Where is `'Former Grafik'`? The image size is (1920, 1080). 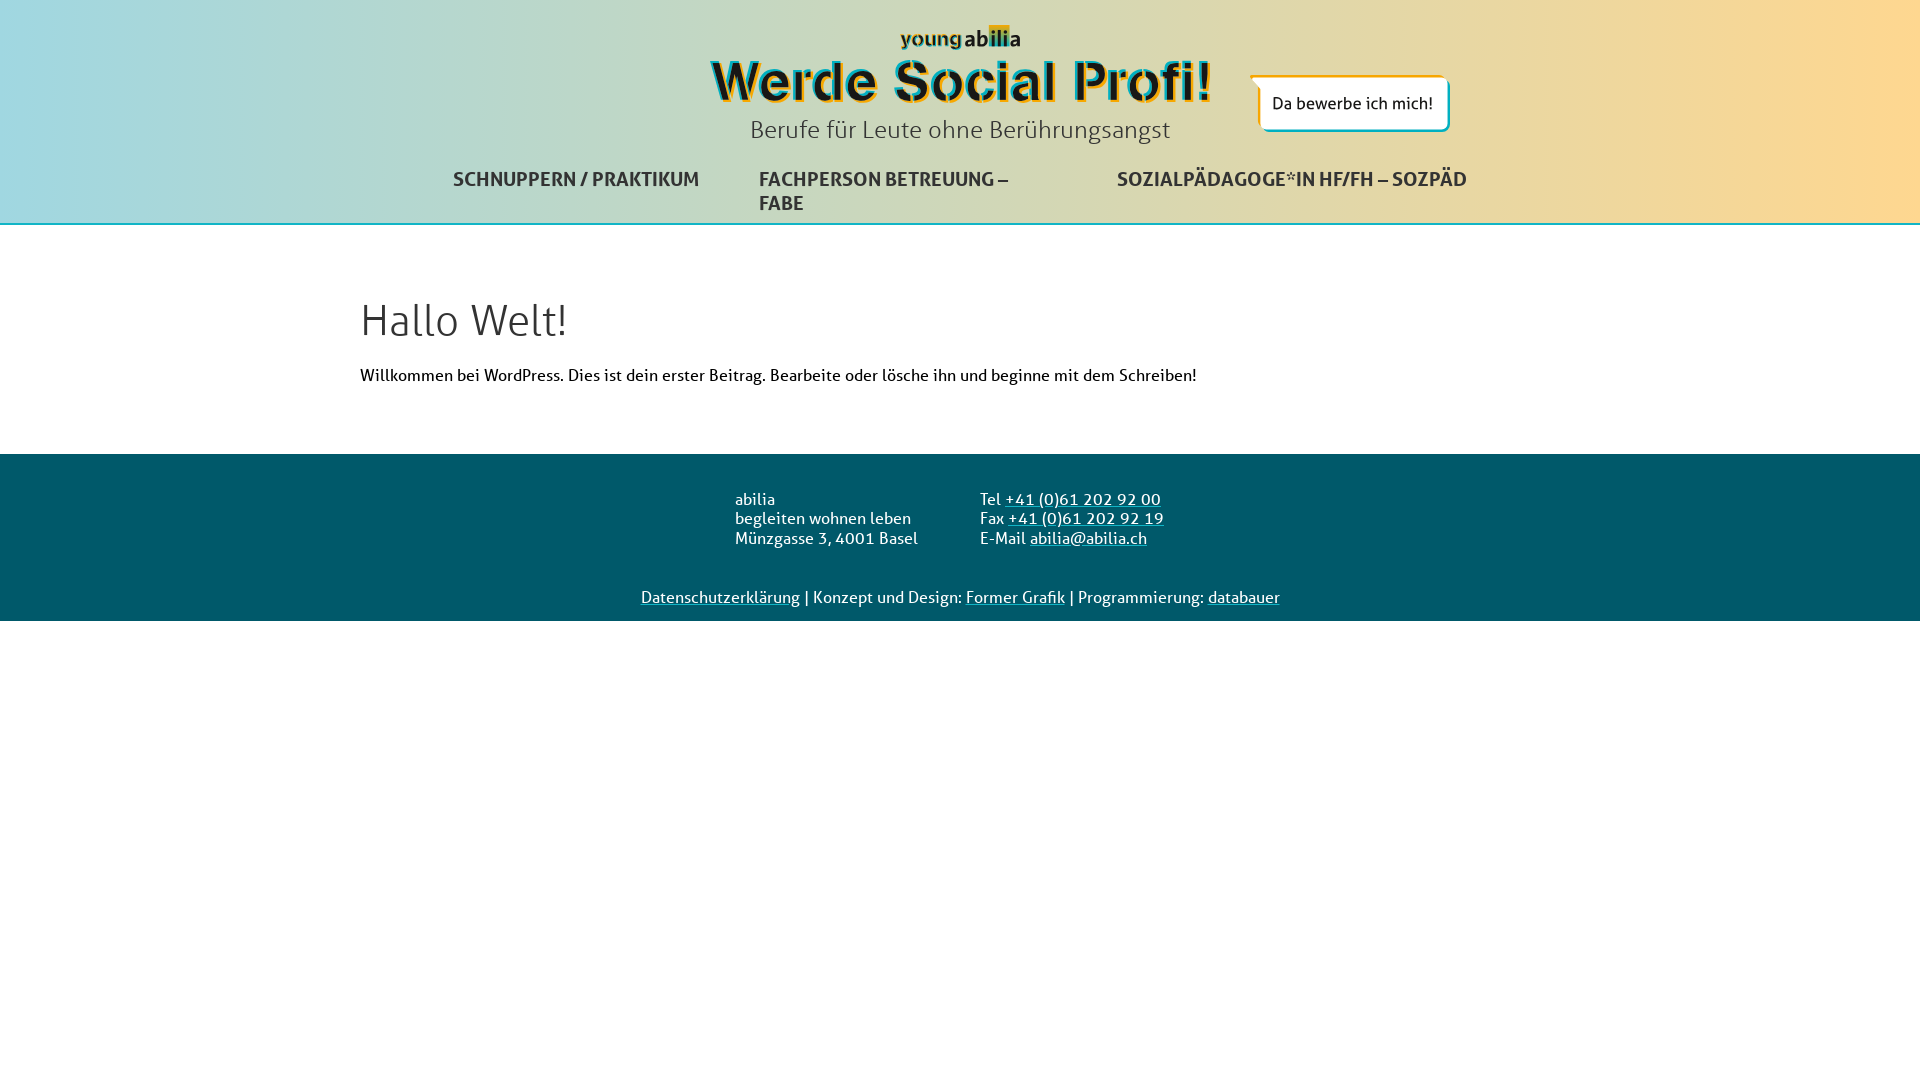 'Former Grafik' is located at coordinates (1015, 595).